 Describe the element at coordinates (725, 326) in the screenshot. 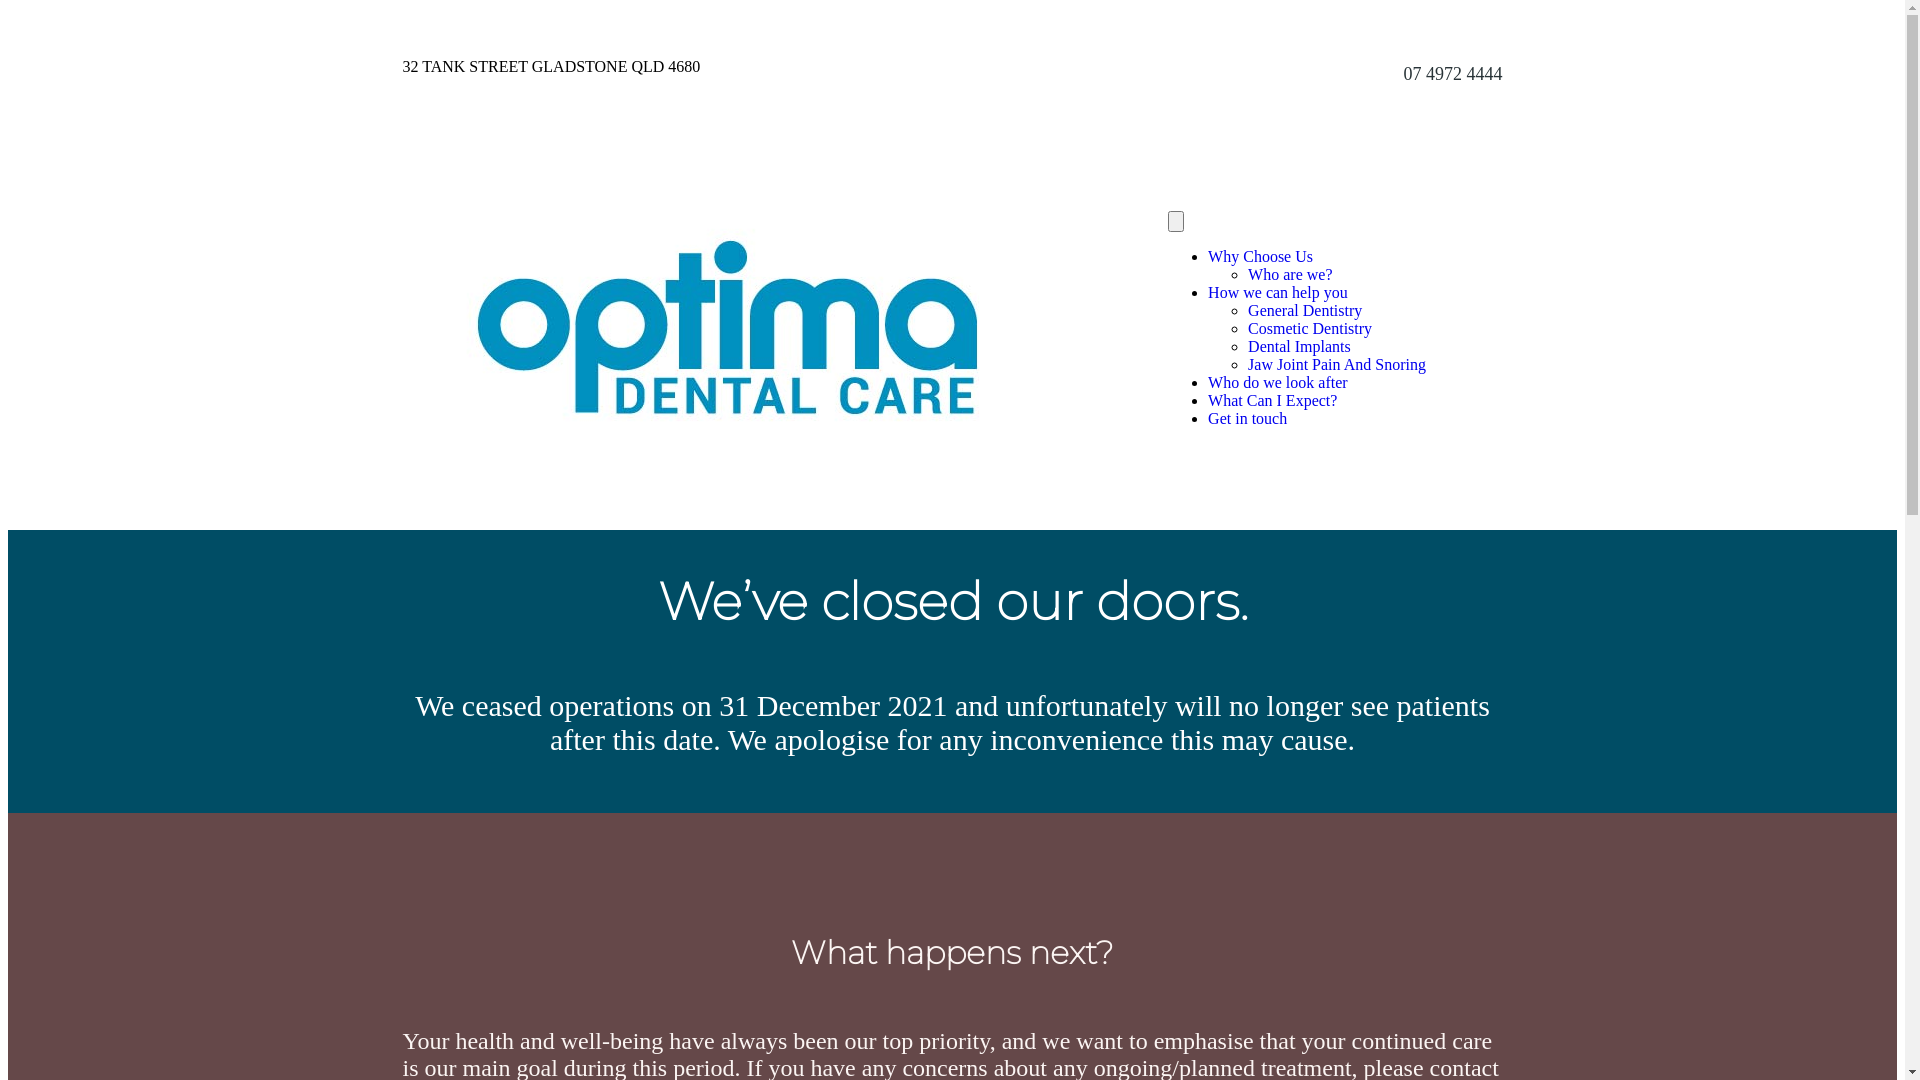

I see `'Optima Dental Care logo 2018 - digital'` at that location.